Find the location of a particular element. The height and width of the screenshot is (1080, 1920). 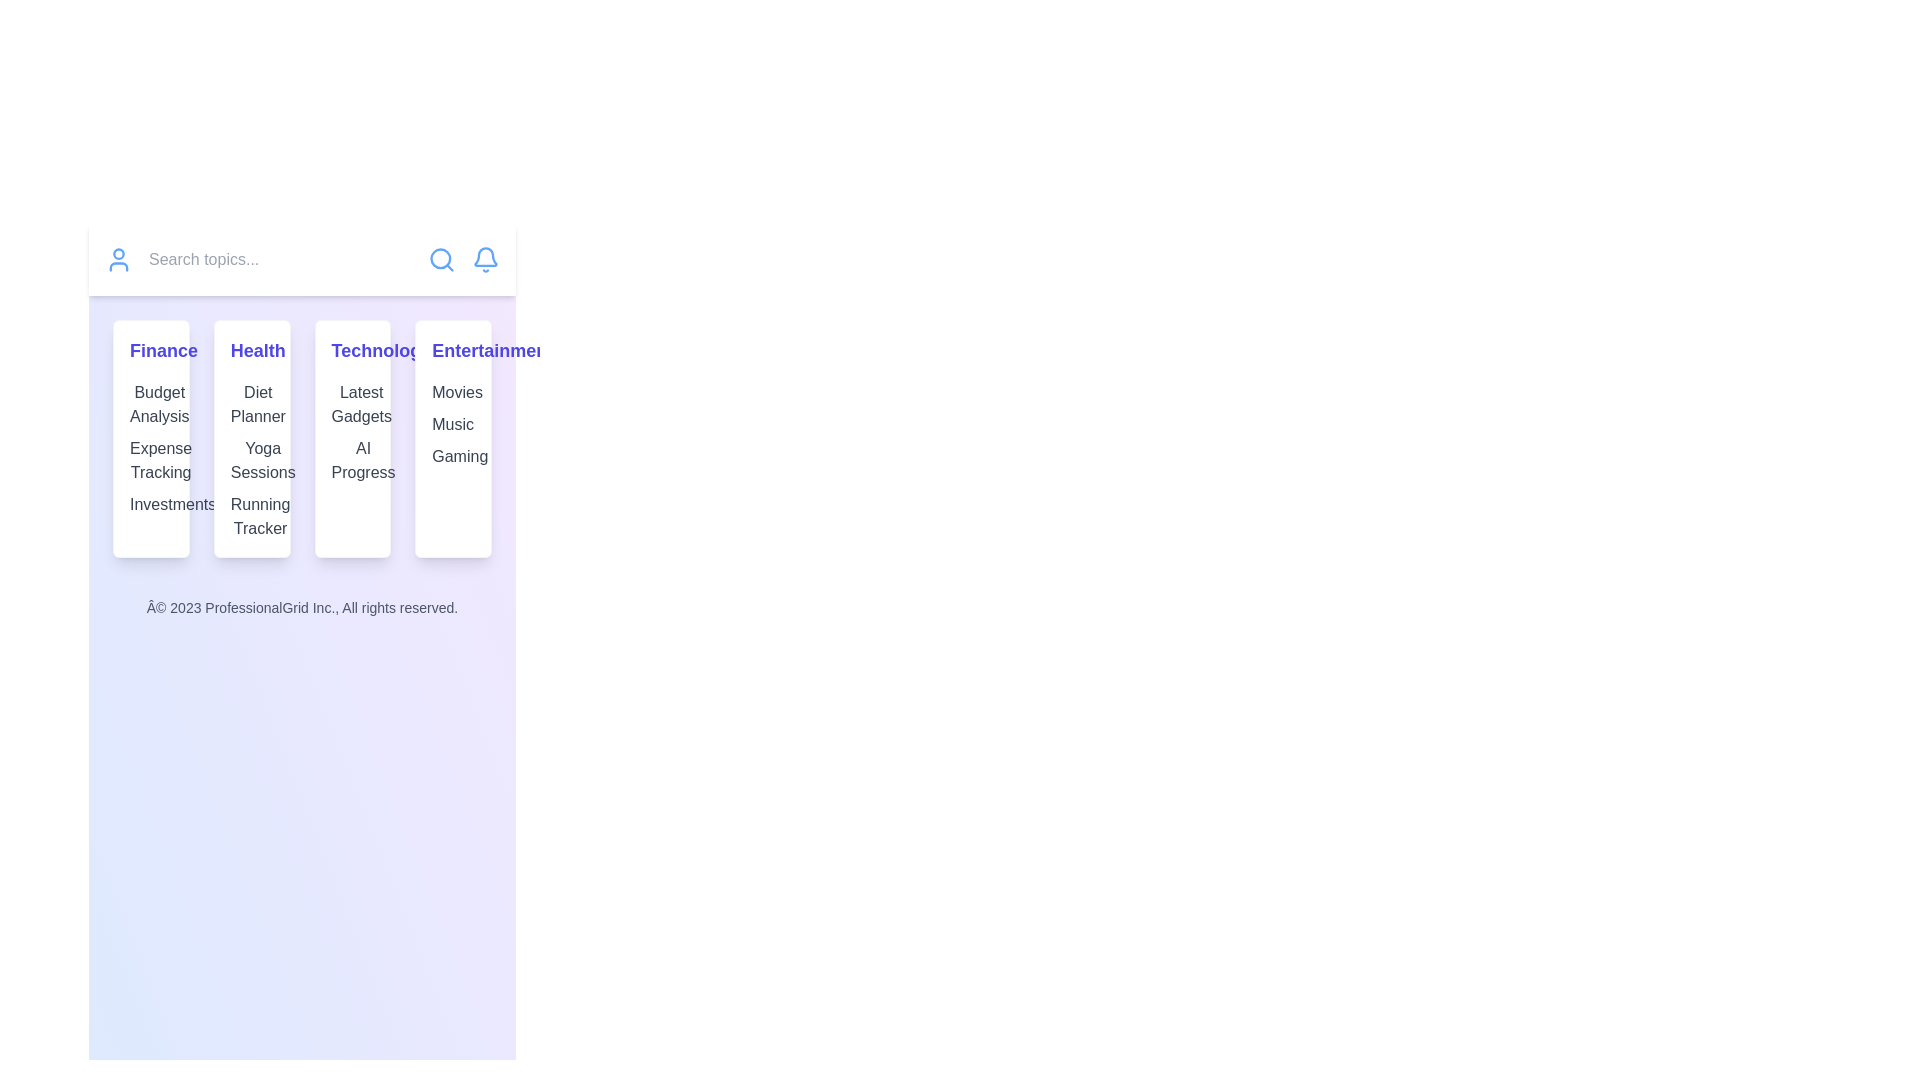

the notifications icon located at the far-right end of the layout is located at coordinates (485, 258).